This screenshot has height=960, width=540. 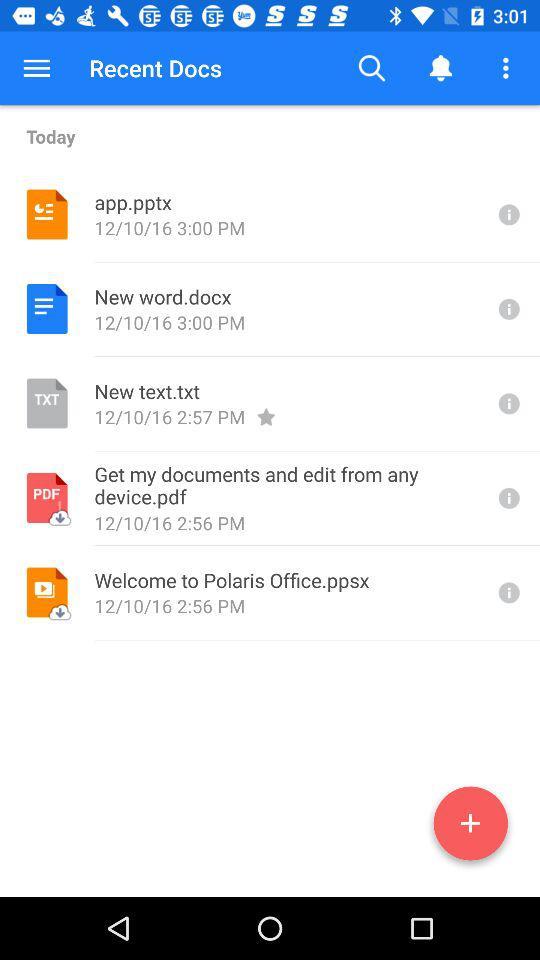 I want to click on additional info for the file new text.txt, so click(x=507, y=402).